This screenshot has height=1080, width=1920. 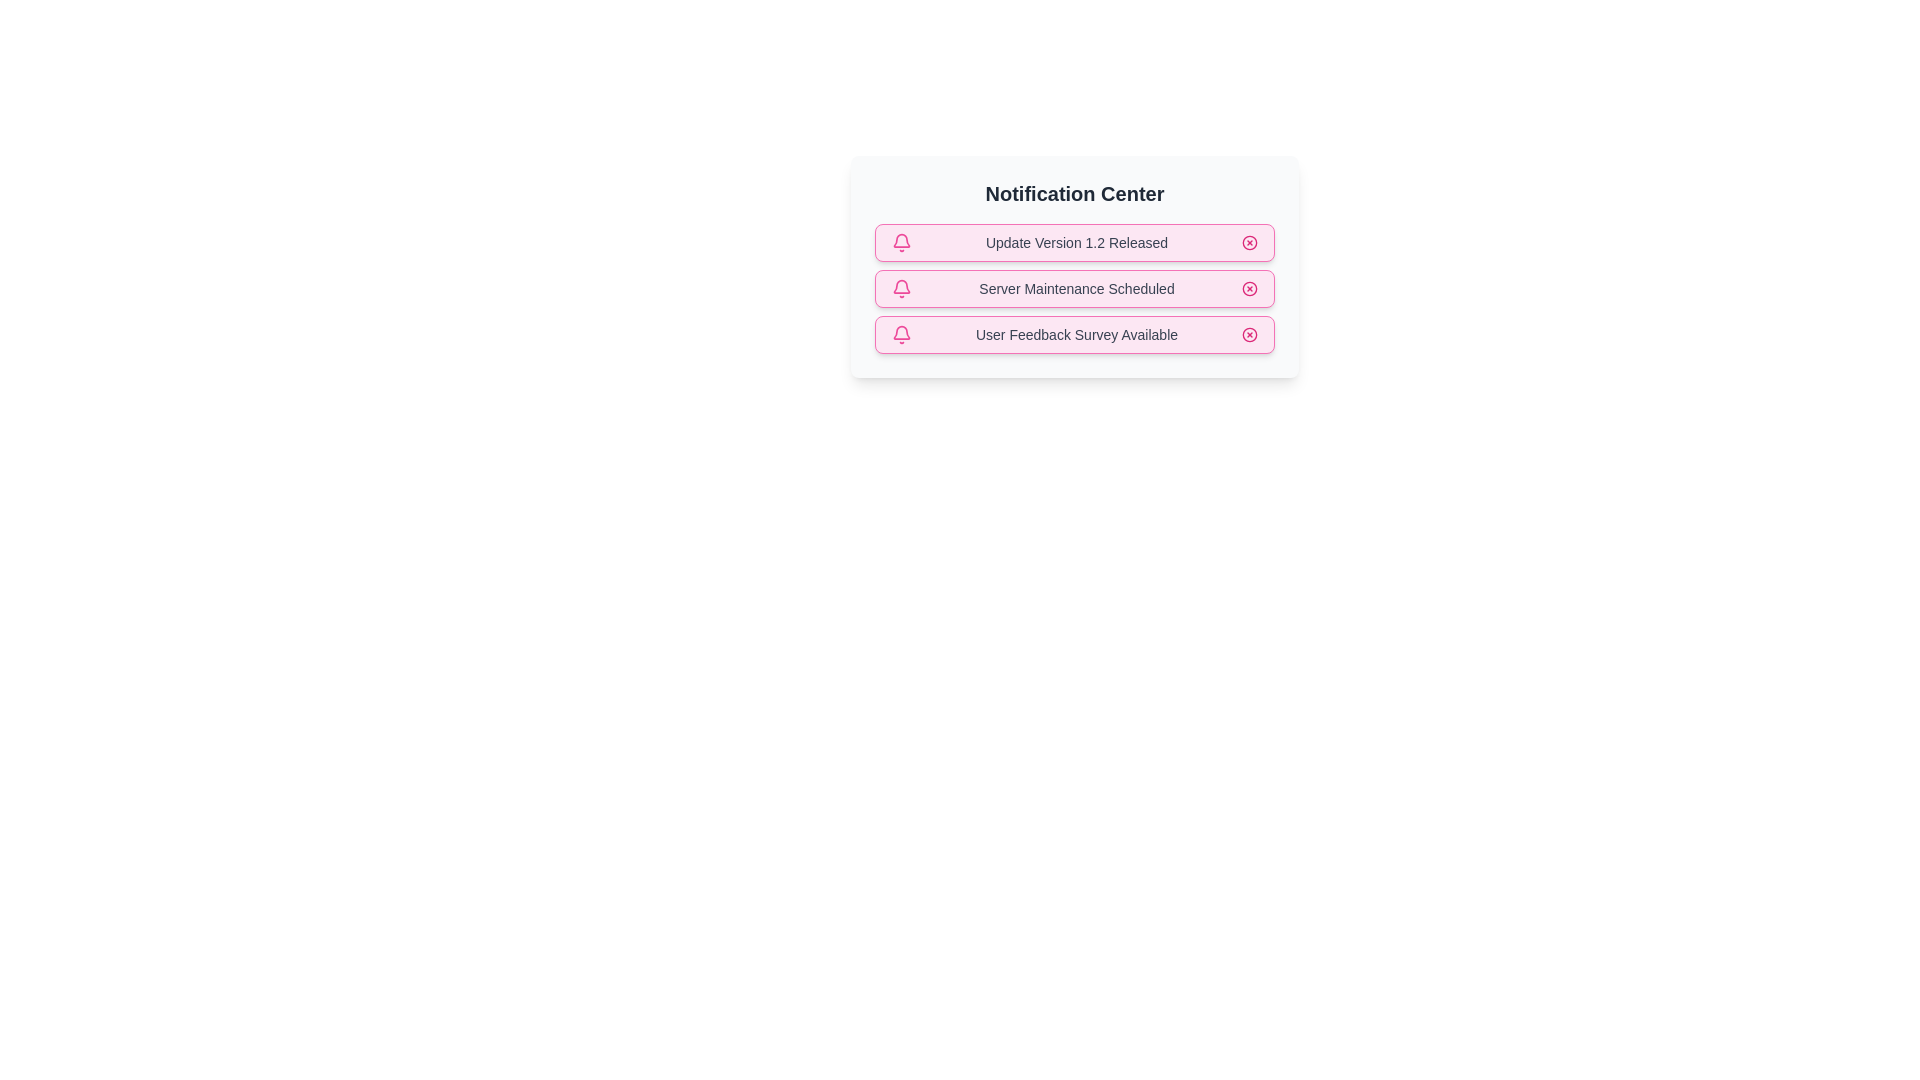 What do you see at coordinates (901, 334) in the screenshot?
I see `the notification icon to reveal details for the notification titled 'User Feedback Survey Available'` at bounding box center [901, 334].